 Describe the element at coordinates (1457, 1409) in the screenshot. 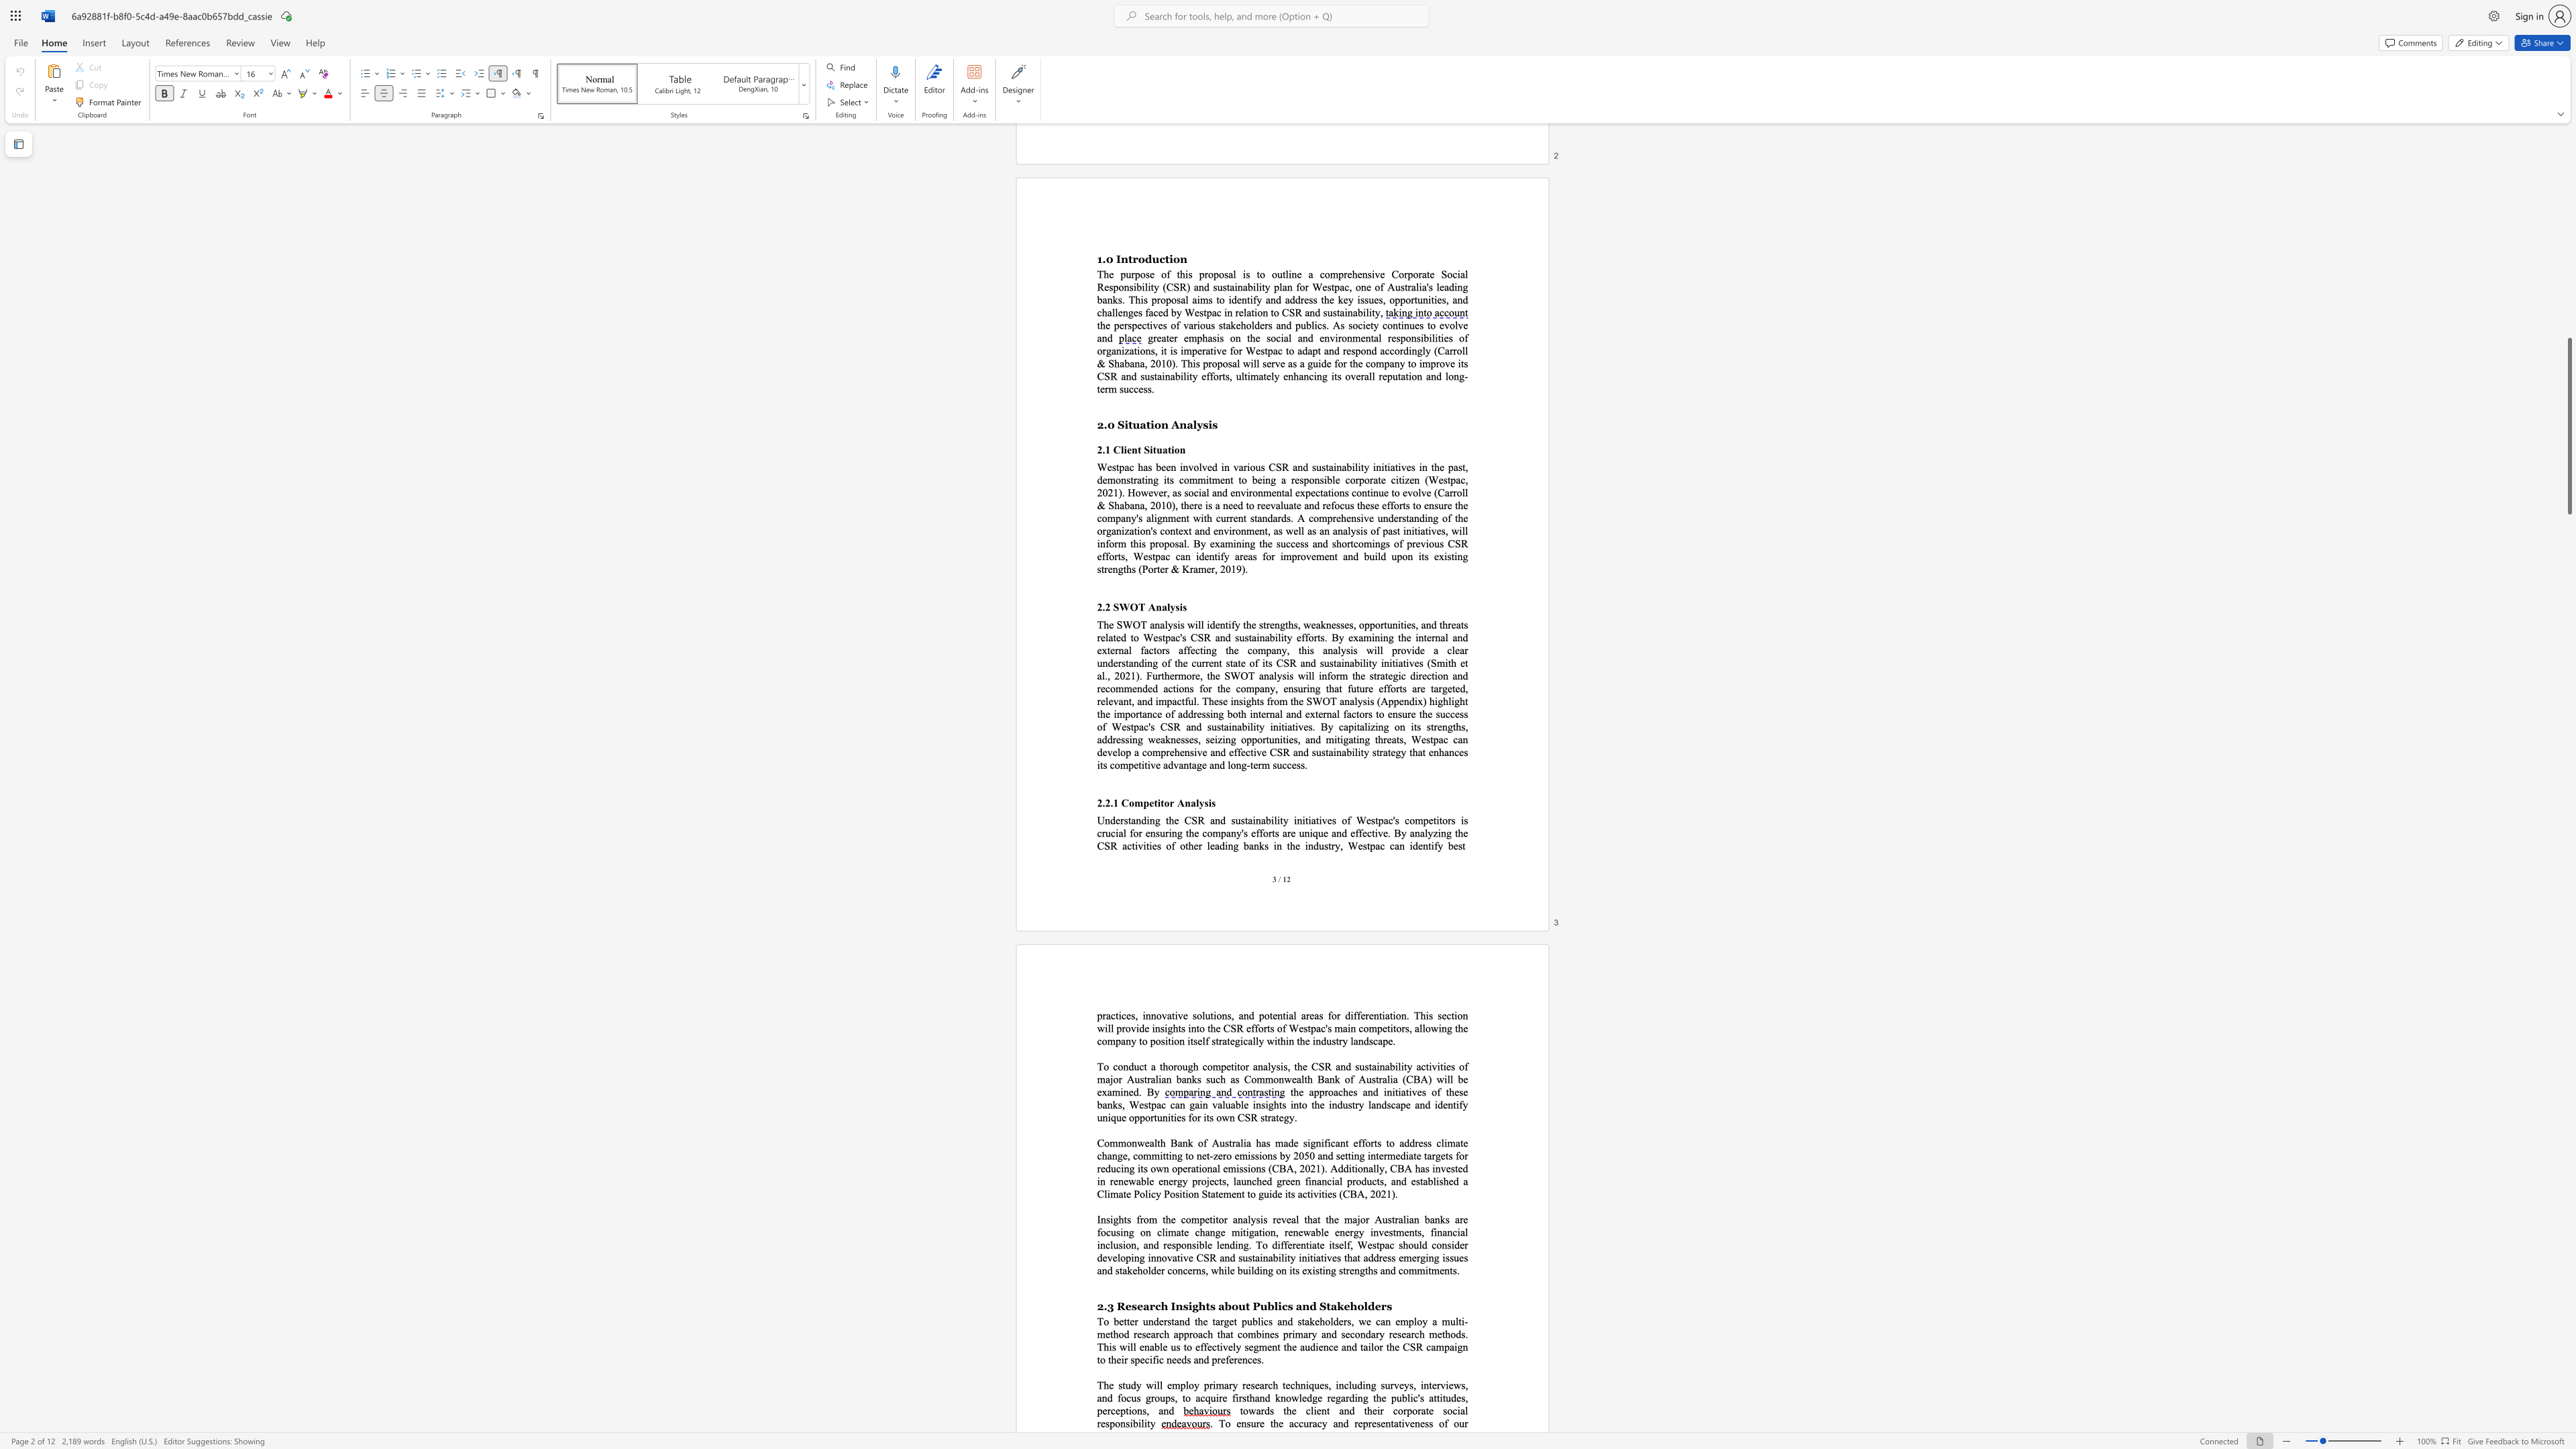

I see `the 3th character "i" in the text` at that location.